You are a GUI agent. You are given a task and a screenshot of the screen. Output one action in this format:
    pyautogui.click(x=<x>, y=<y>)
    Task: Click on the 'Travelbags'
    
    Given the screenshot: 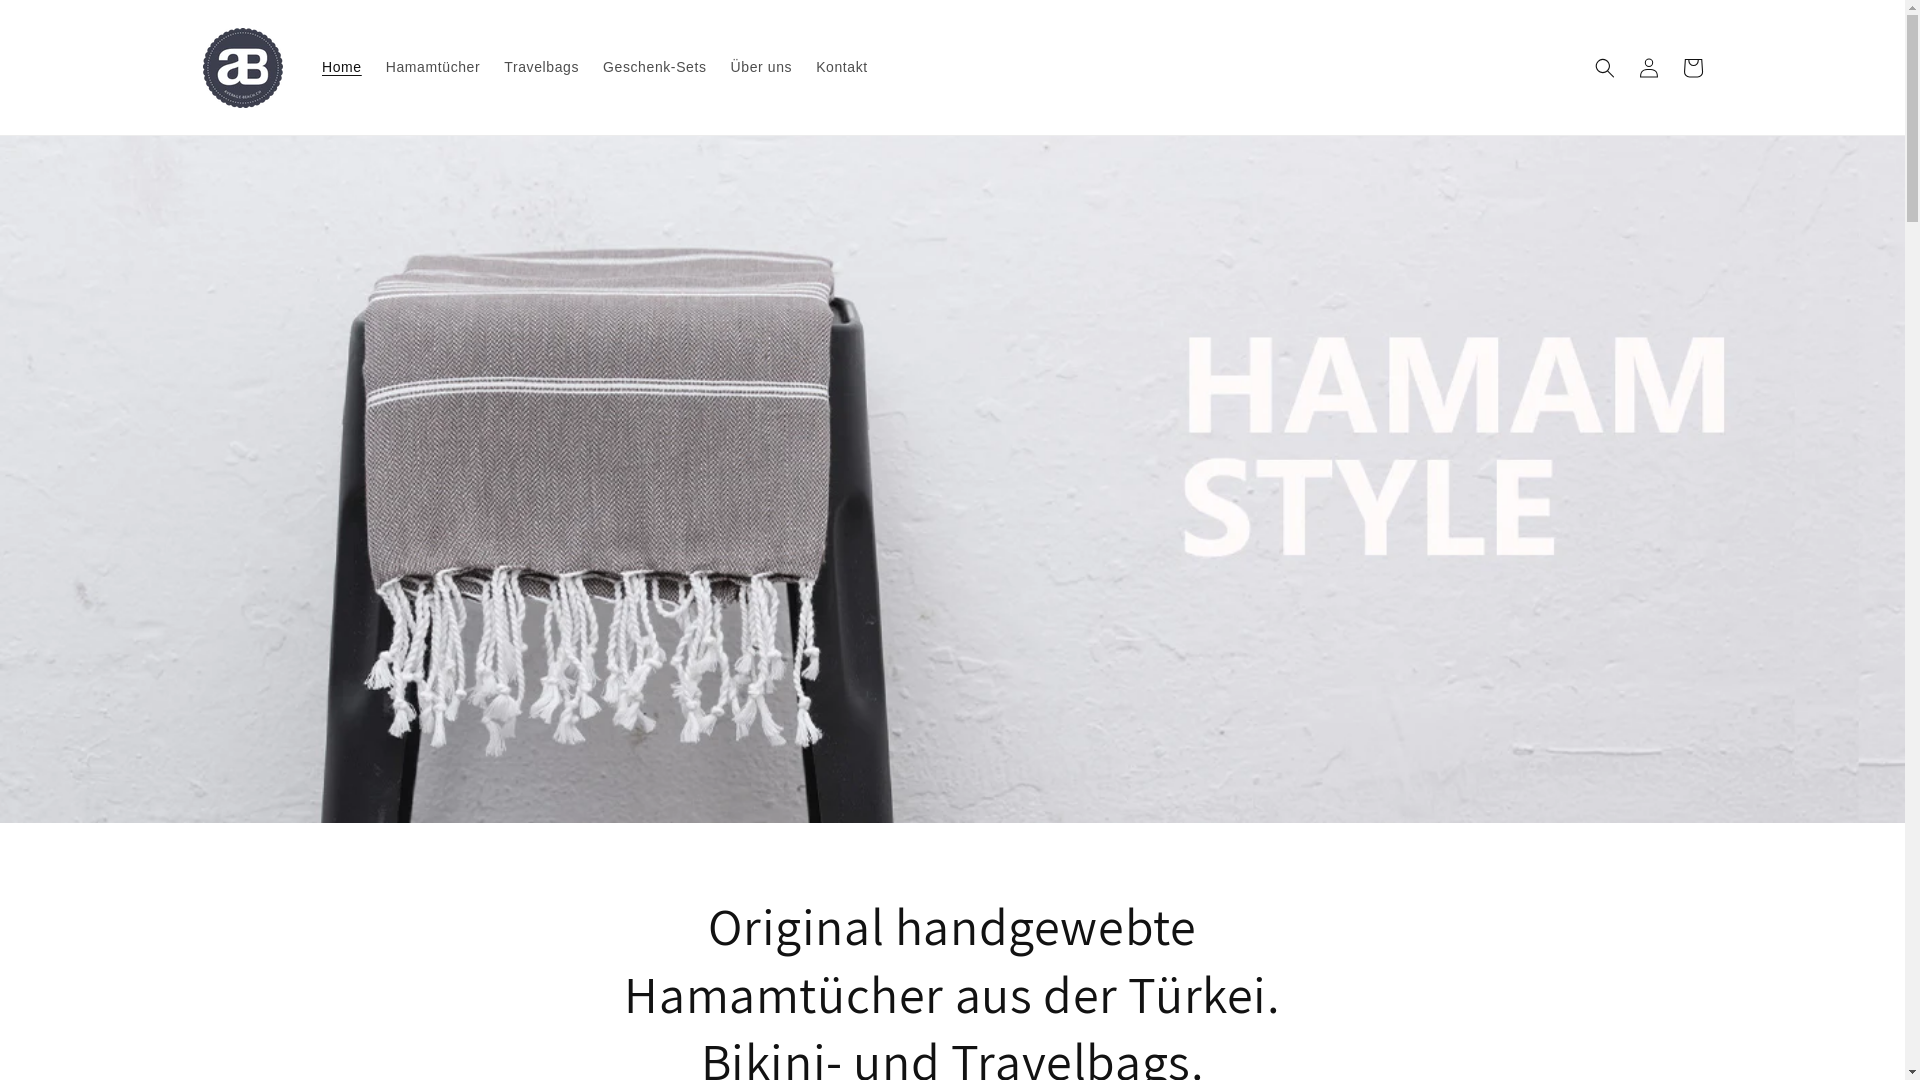 What is the action you would take?
    pyautogui.click(x=541, y=65)
    